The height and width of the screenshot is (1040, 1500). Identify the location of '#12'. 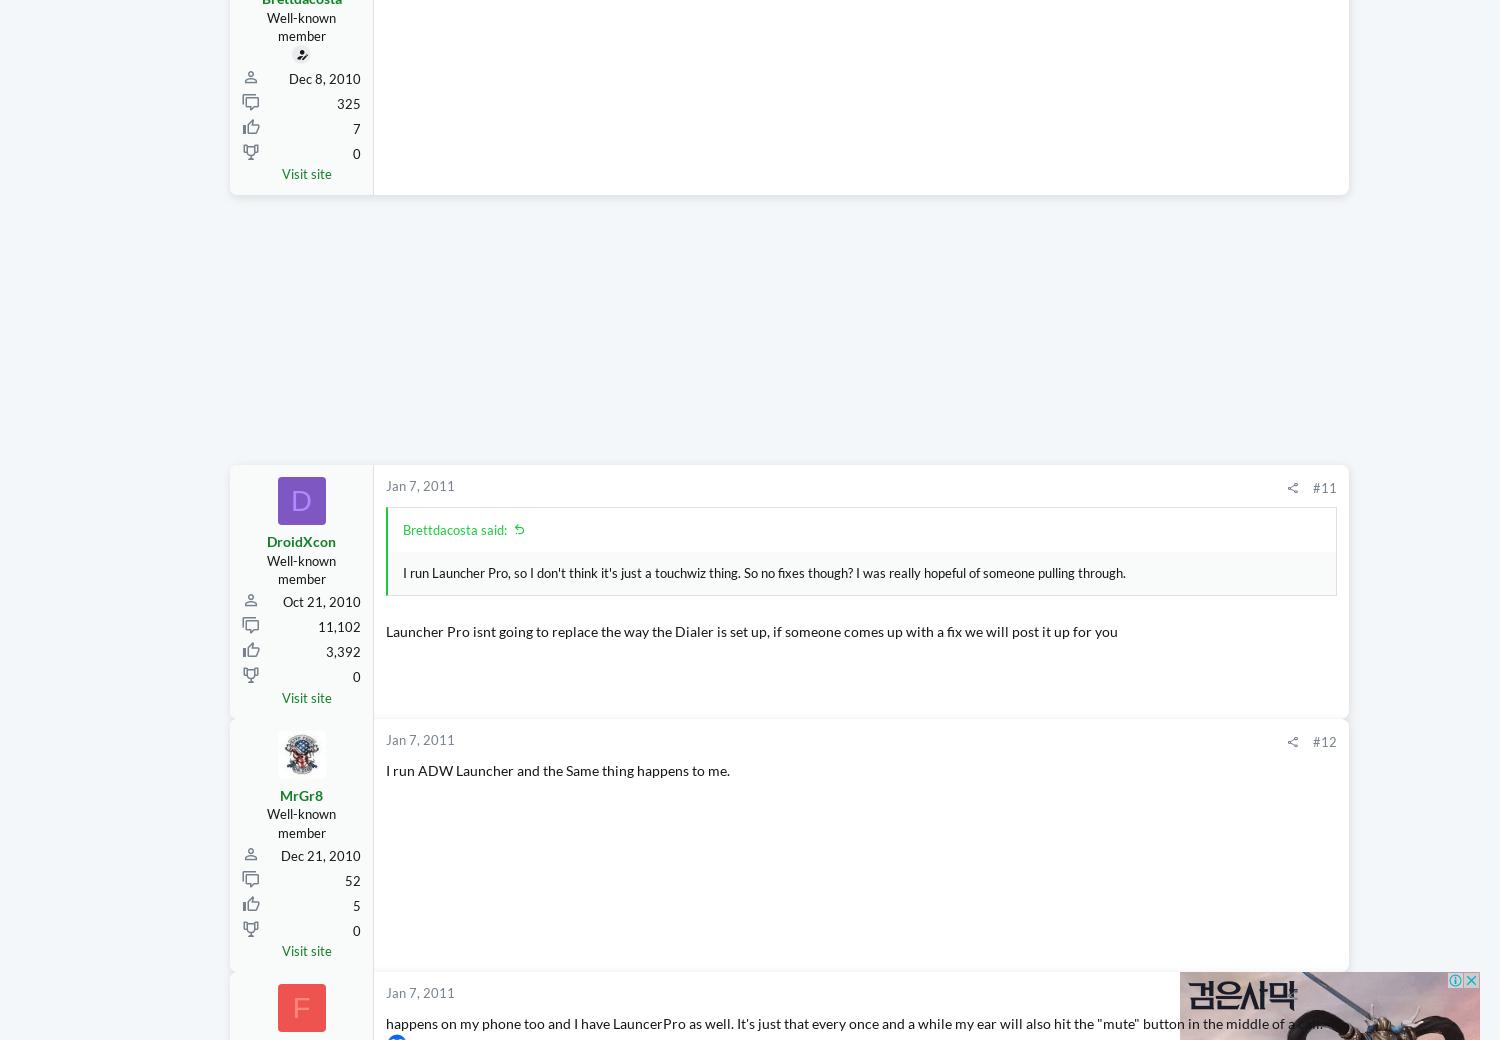
(1135, 778).